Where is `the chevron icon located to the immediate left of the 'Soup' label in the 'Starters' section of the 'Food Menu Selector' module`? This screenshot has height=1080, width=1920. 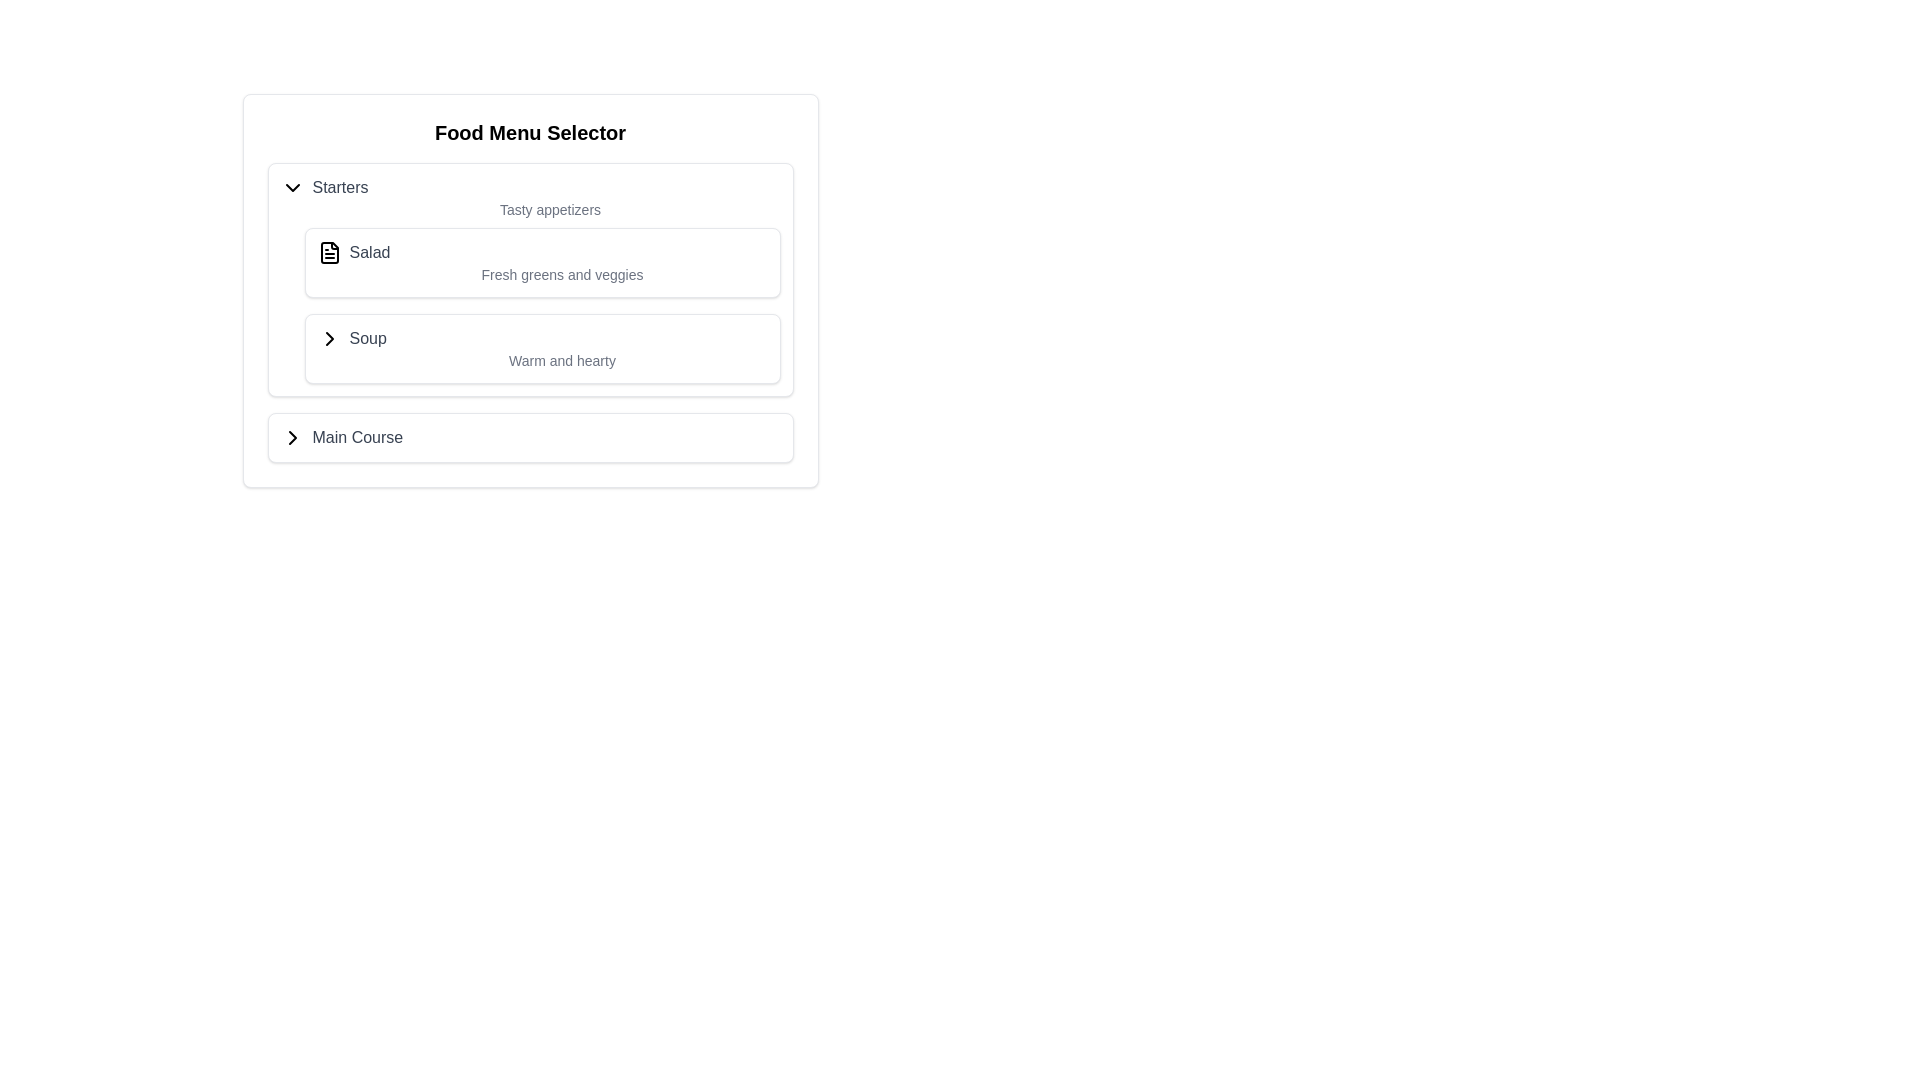
the chevron icon located to the immediate left of the 'Soup' label in the 'Starters' section of the 'Food Menu Selector' module is located at coordinates (329, 338).